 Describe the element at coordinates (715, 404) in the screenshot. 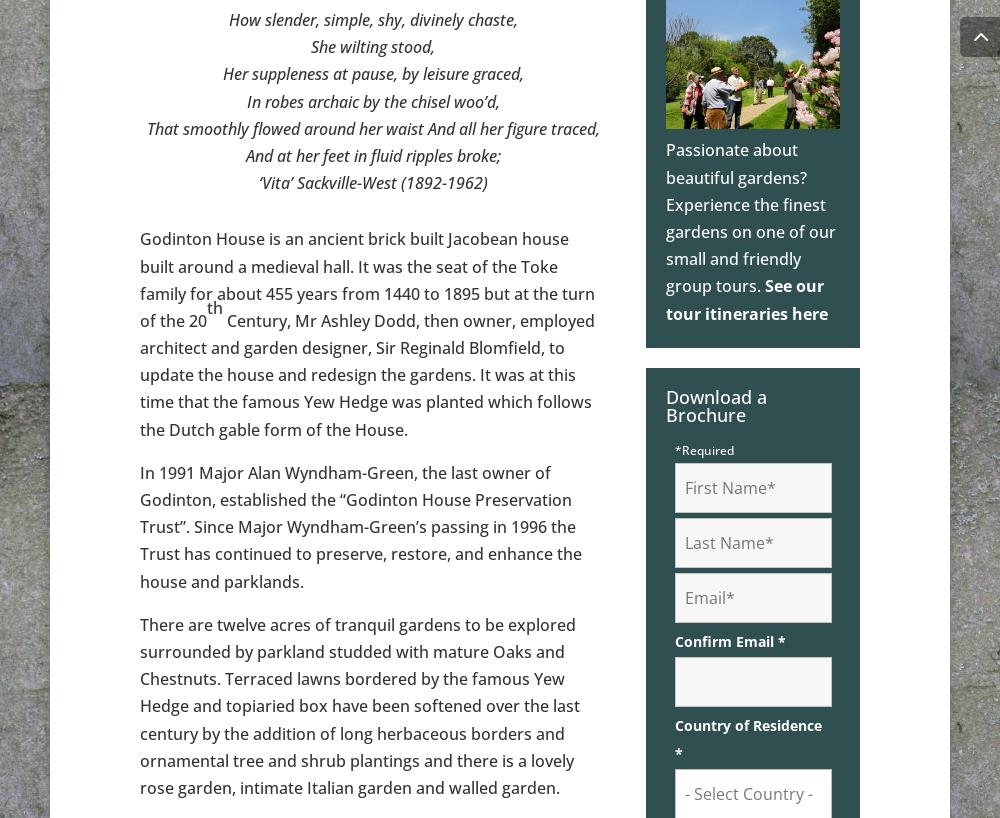

I see `'Download a Brochure'` at that location.